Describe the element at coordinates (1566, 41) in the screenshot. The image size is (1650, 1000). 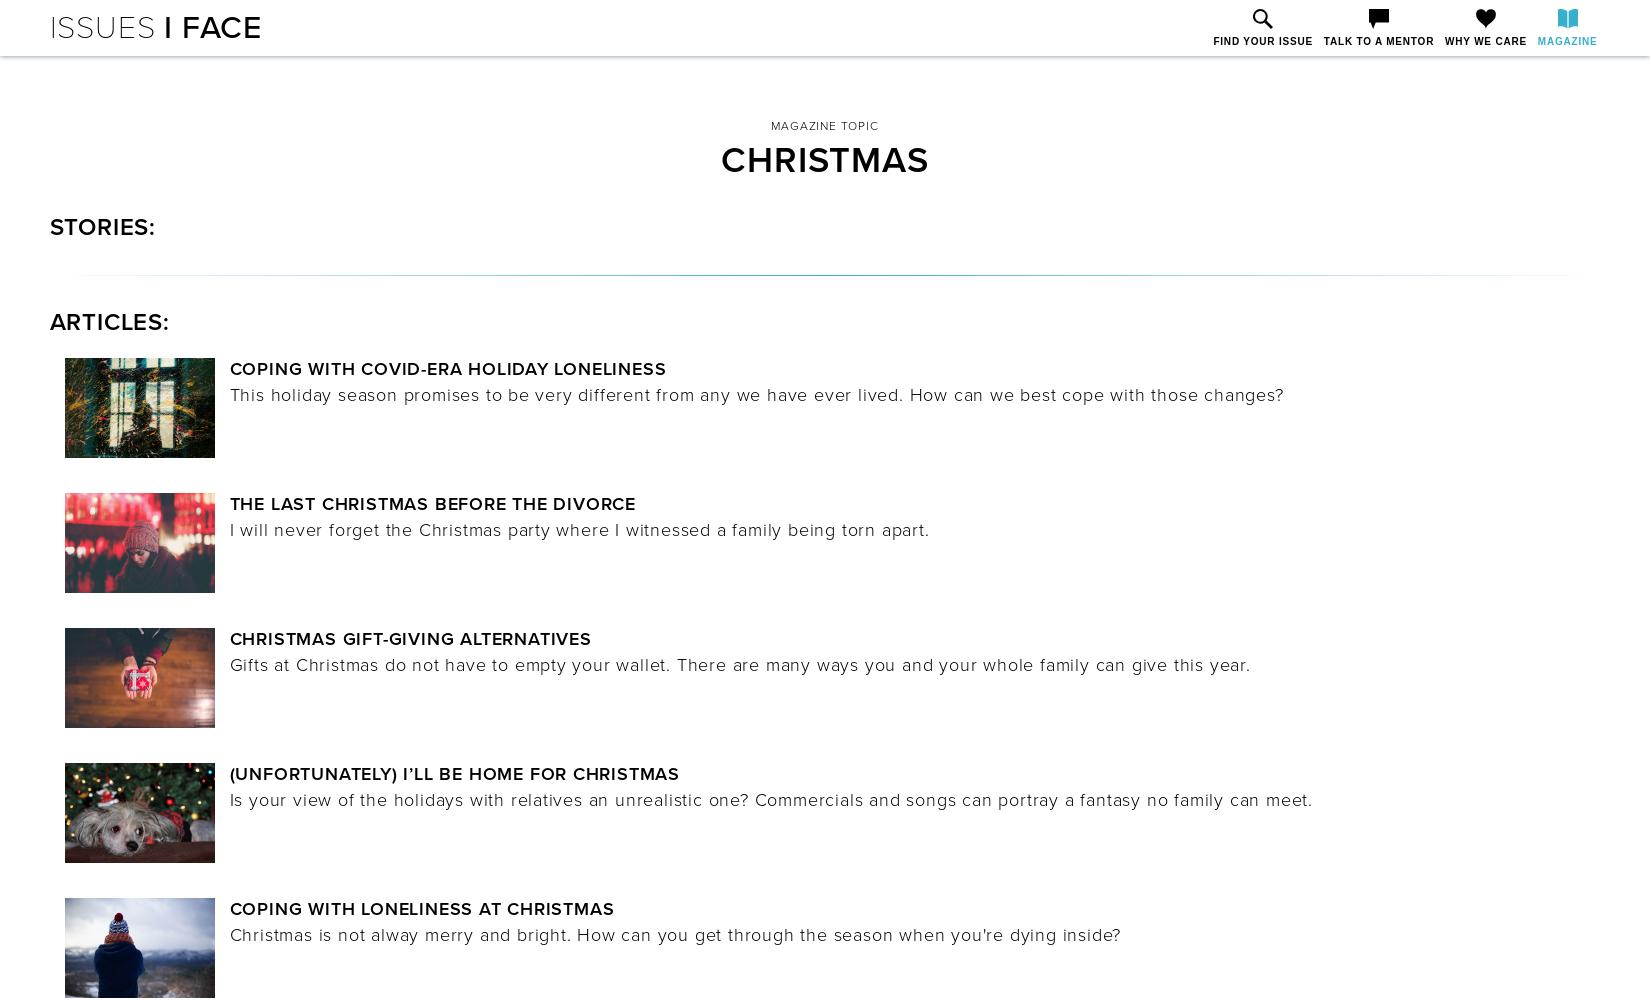
I see `'Magazine'` at that location.